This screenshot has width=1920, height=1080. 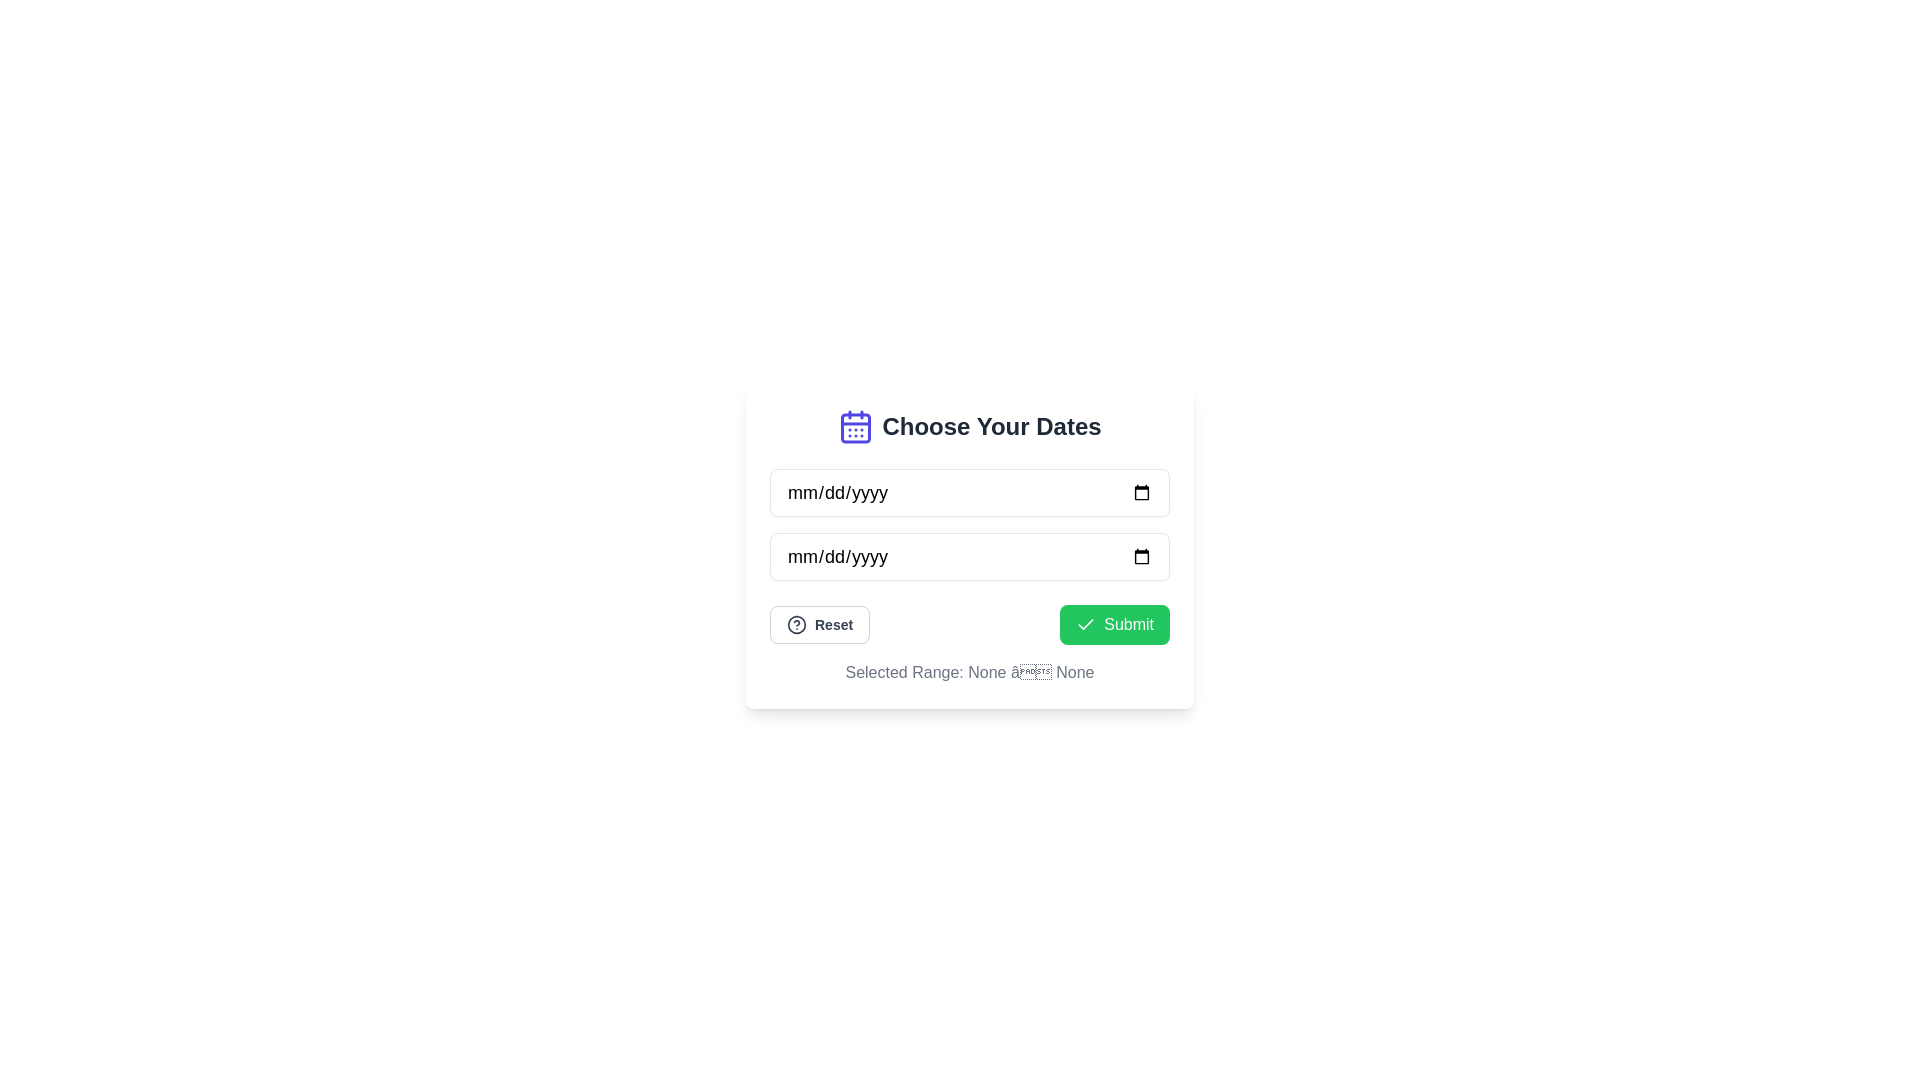 What do you see at coordinates (1114, 623) in the screenshot?
I see `the 'Submit' button, which has a bright green background, rounded corners, and white text with a checkmark icon` at bounding box center [1114, 623].